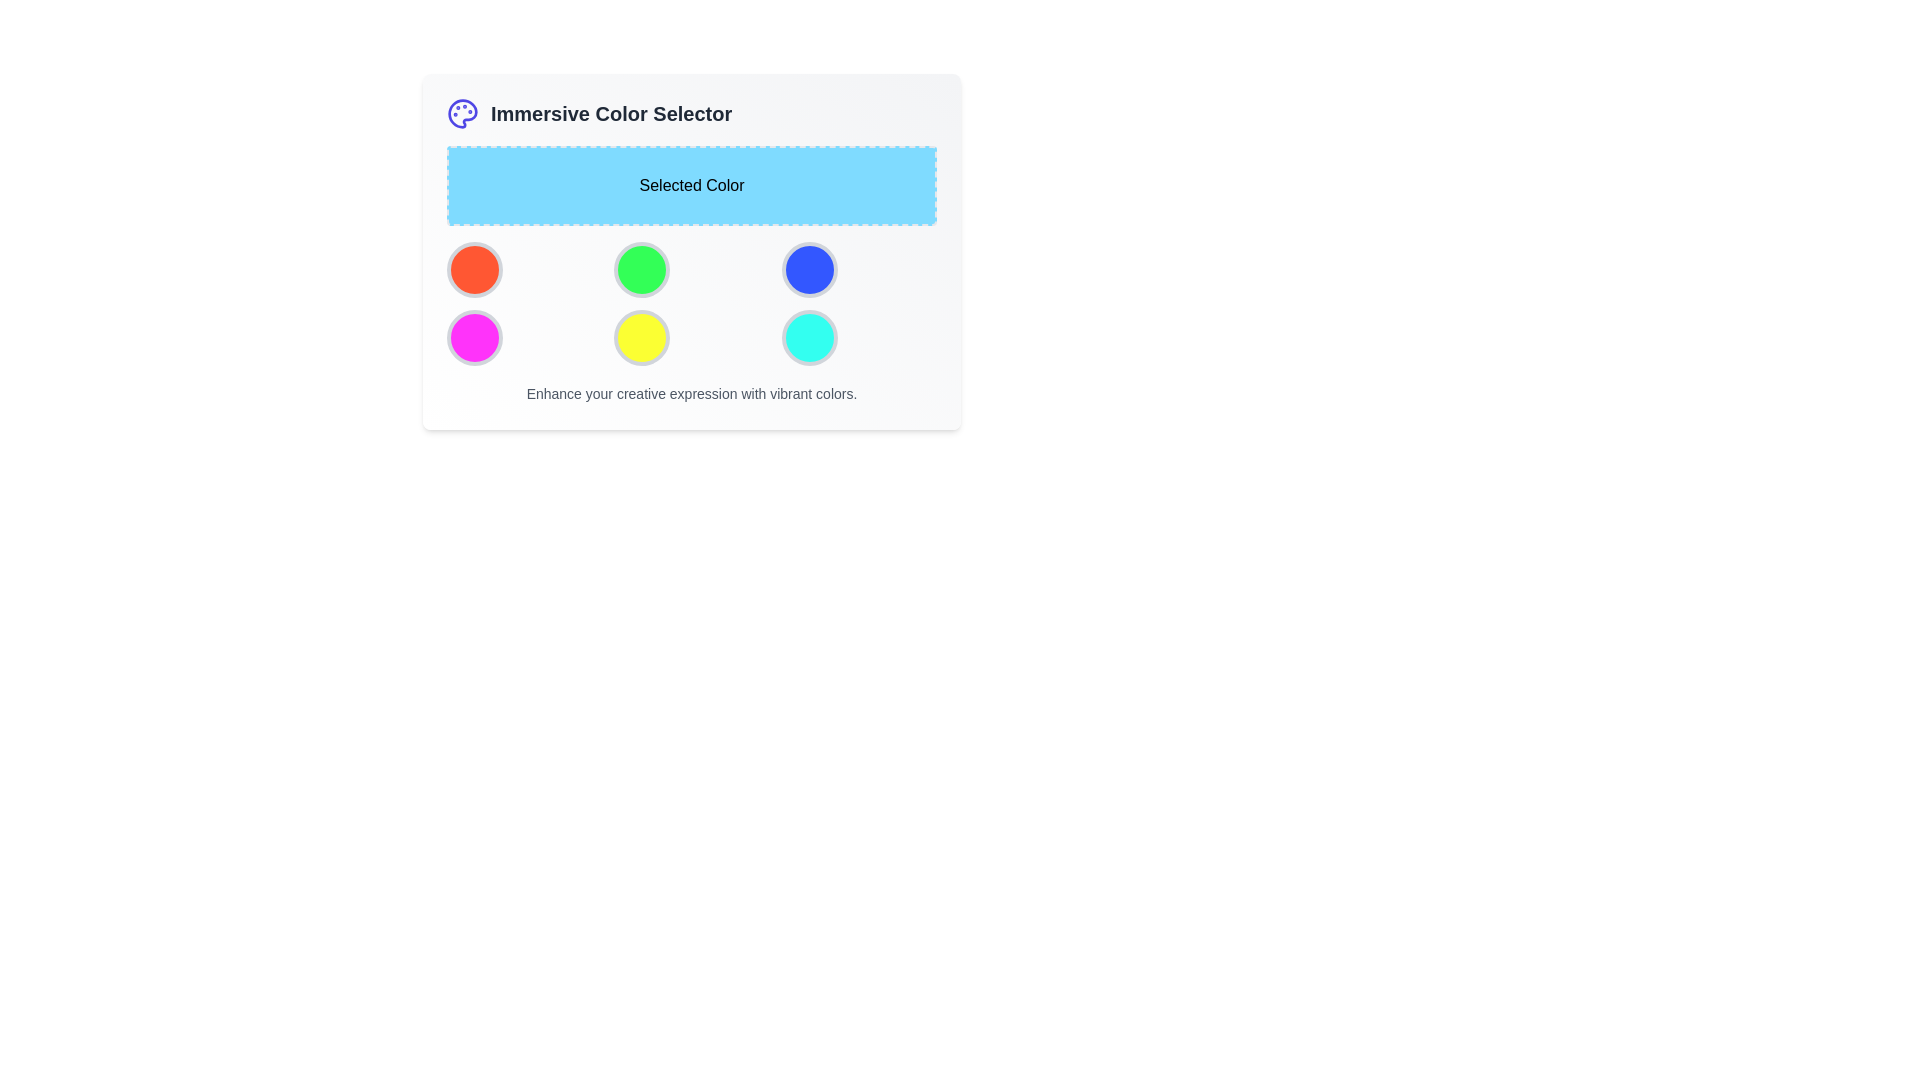 The width and height of the screenshot is (1920, 1080). Describe the element at coordinates (610, 114) in the screenshot. I see `the text label indicating 'Immersive Color Selector', which is located in the upper section of the panel, to the right of a colorful palette icon` at that location.